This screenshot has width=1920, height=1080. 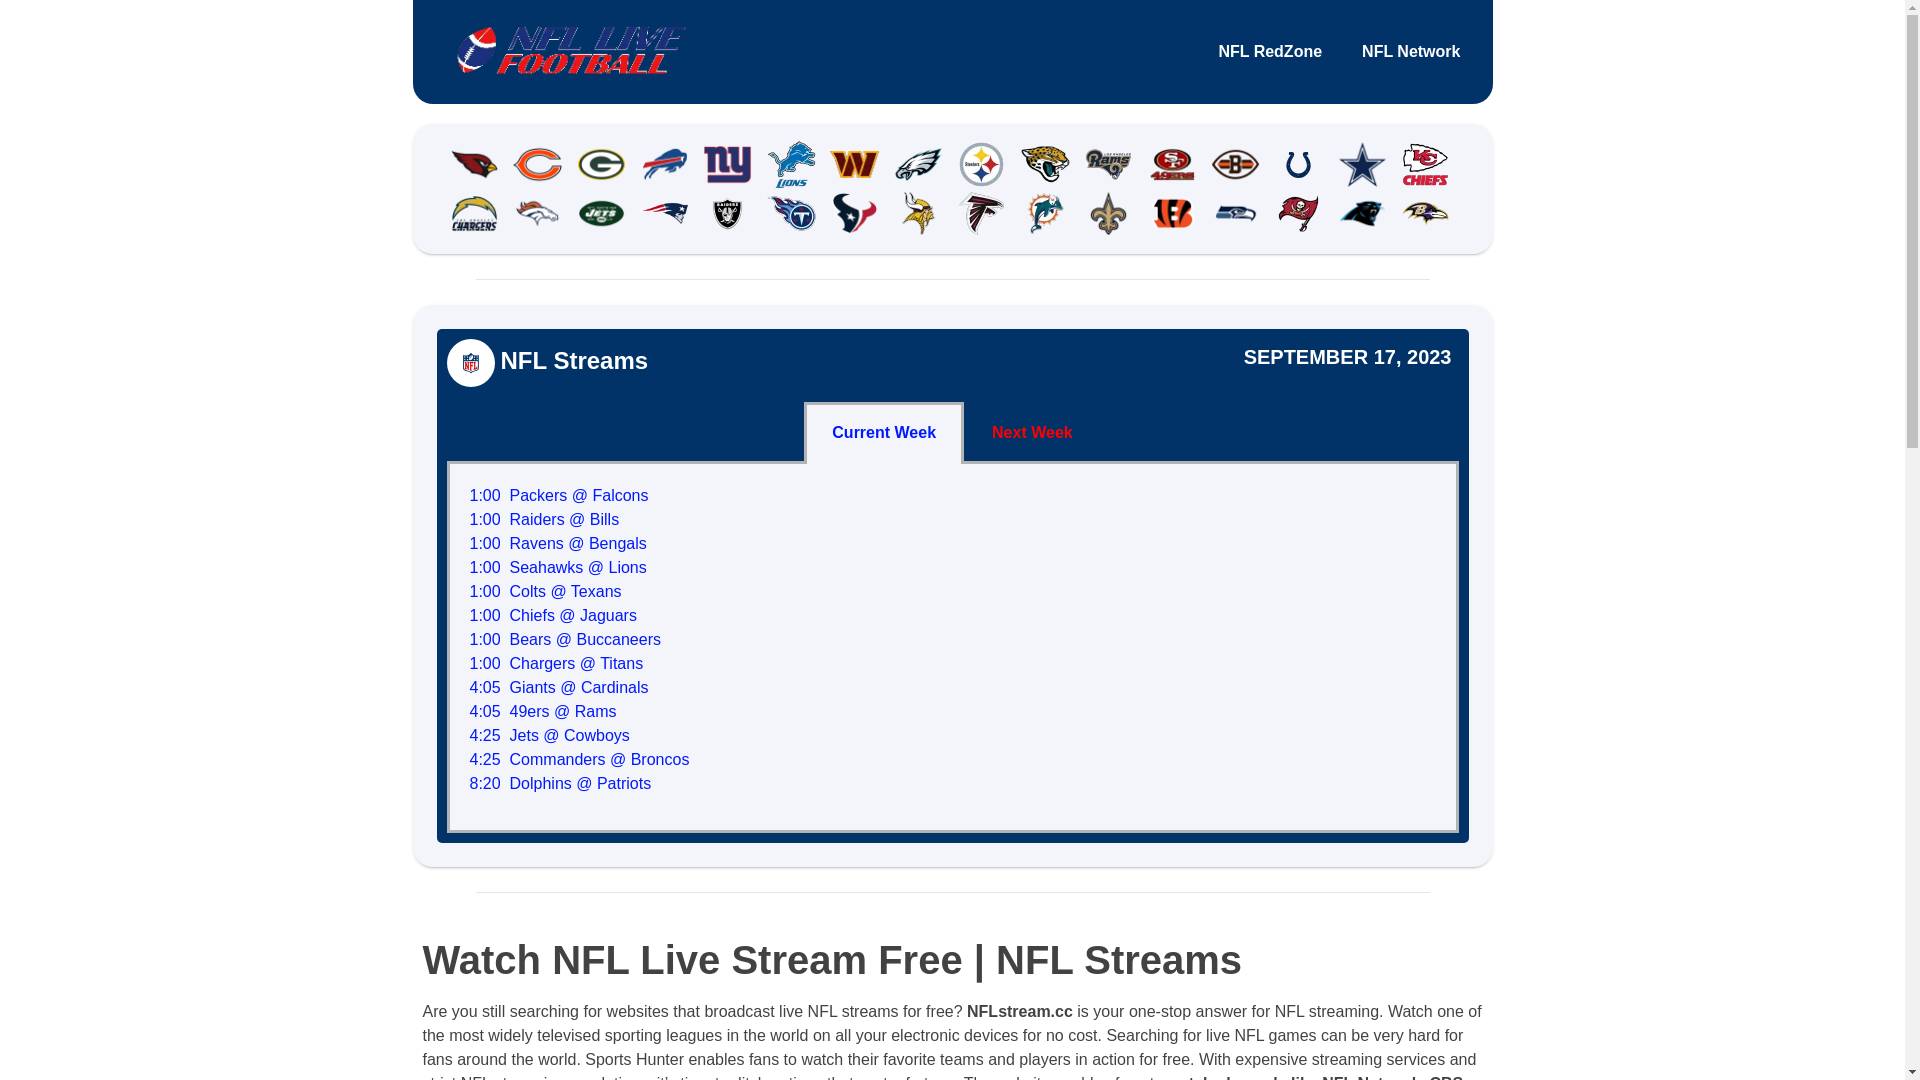 I want to click on 'Giants @ Cardinals', so click(x=578, y=686).